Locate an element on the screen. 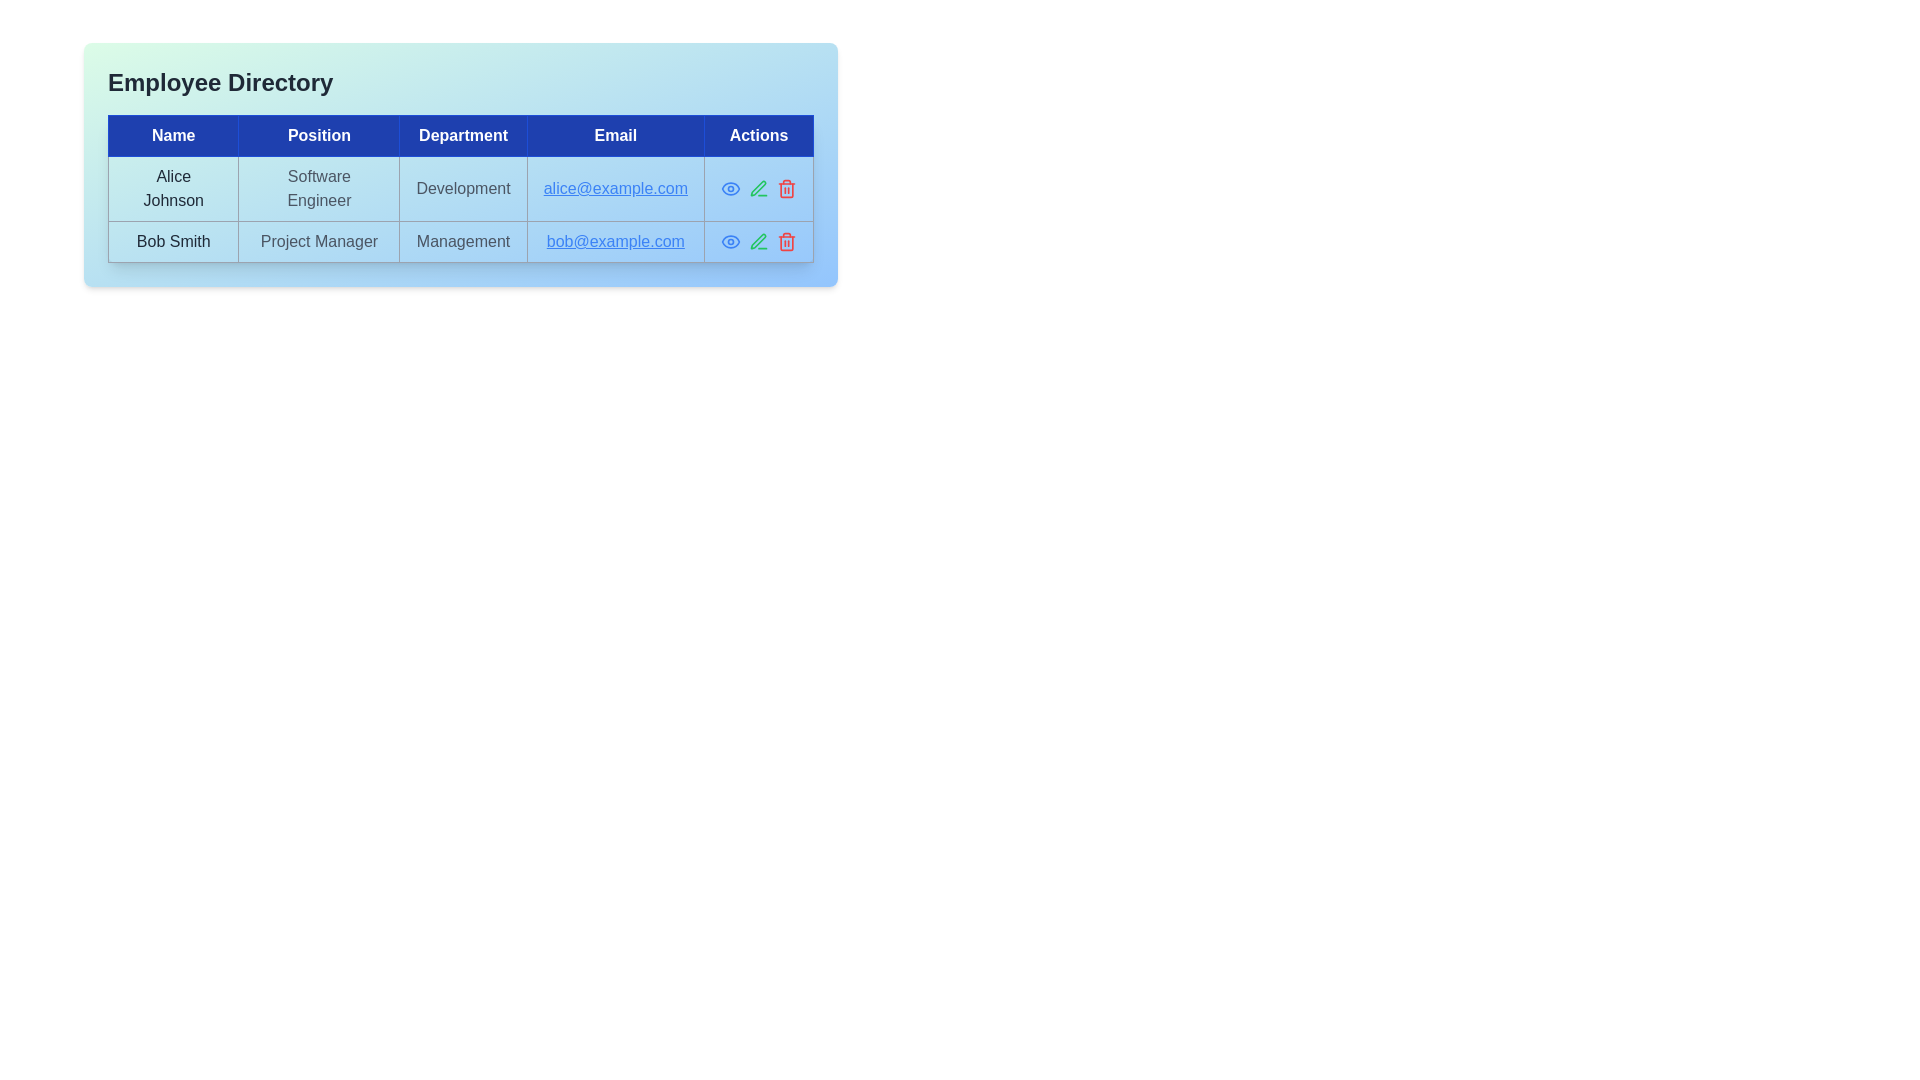 This screenshot has width=1920, height=1080. the 'Actions' table header cell, which is a rectangular button-like component with white text on a blue background, located at the top-right corner of the header row is located at coordinates (757, 135).